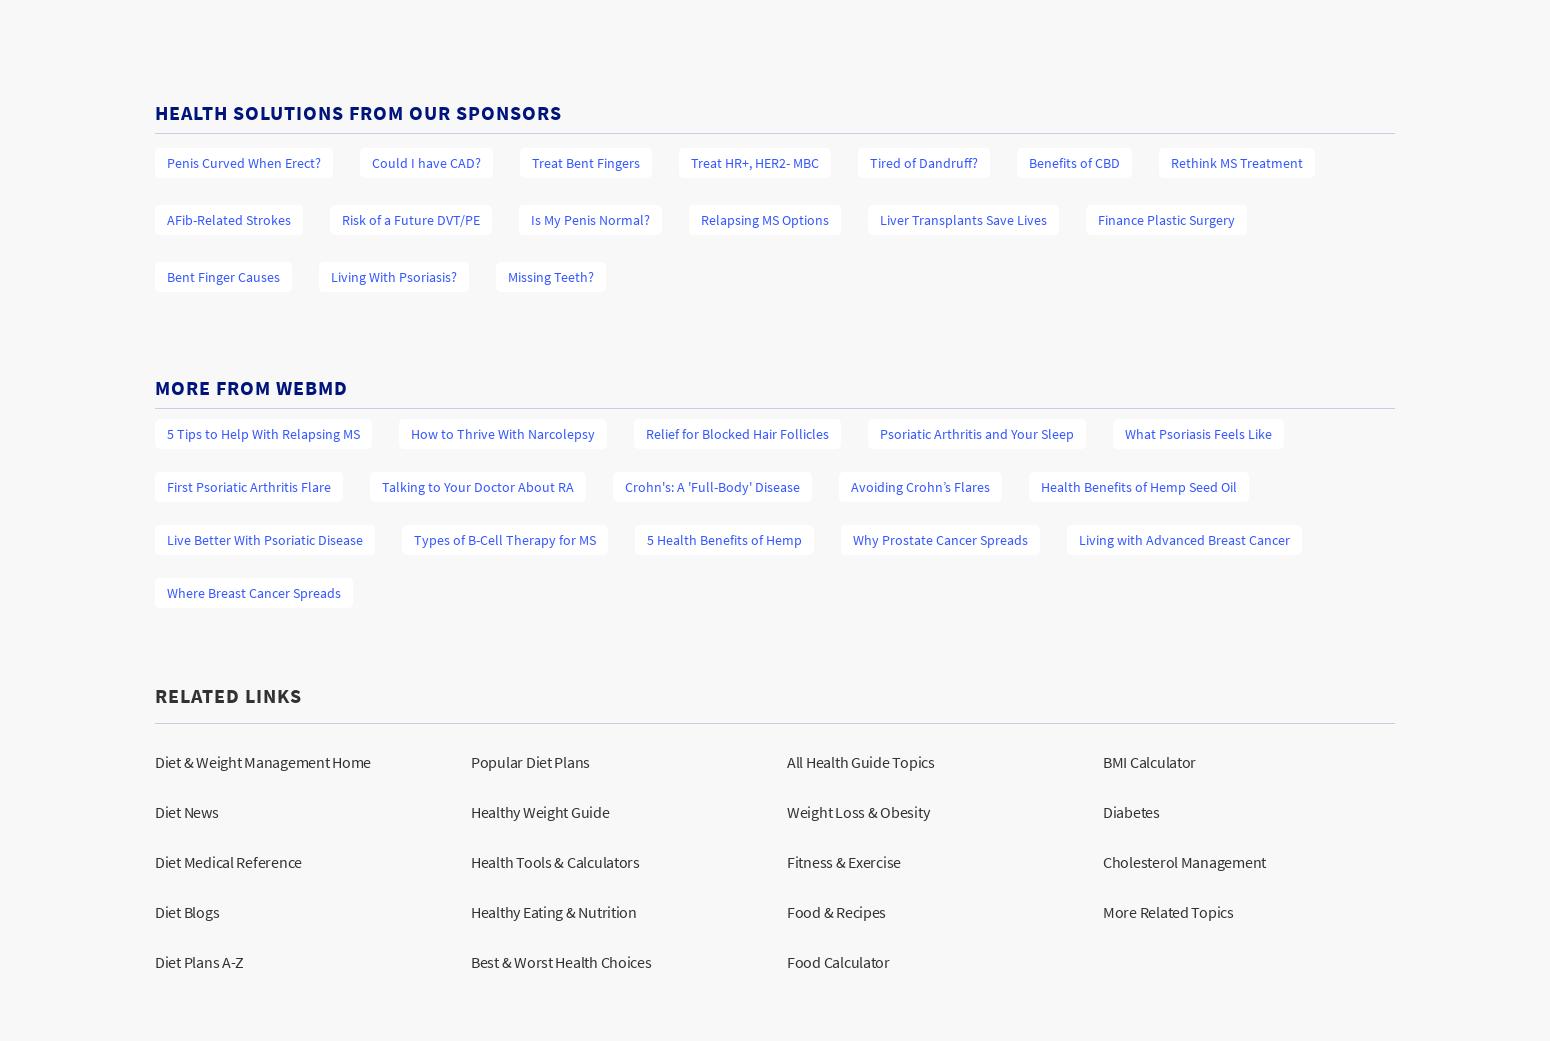 The image size is (1550, 1041). Describe the element at coordinates (227, 218) in the screenshot. I see `'AFib-Related Strokes'` at that location.